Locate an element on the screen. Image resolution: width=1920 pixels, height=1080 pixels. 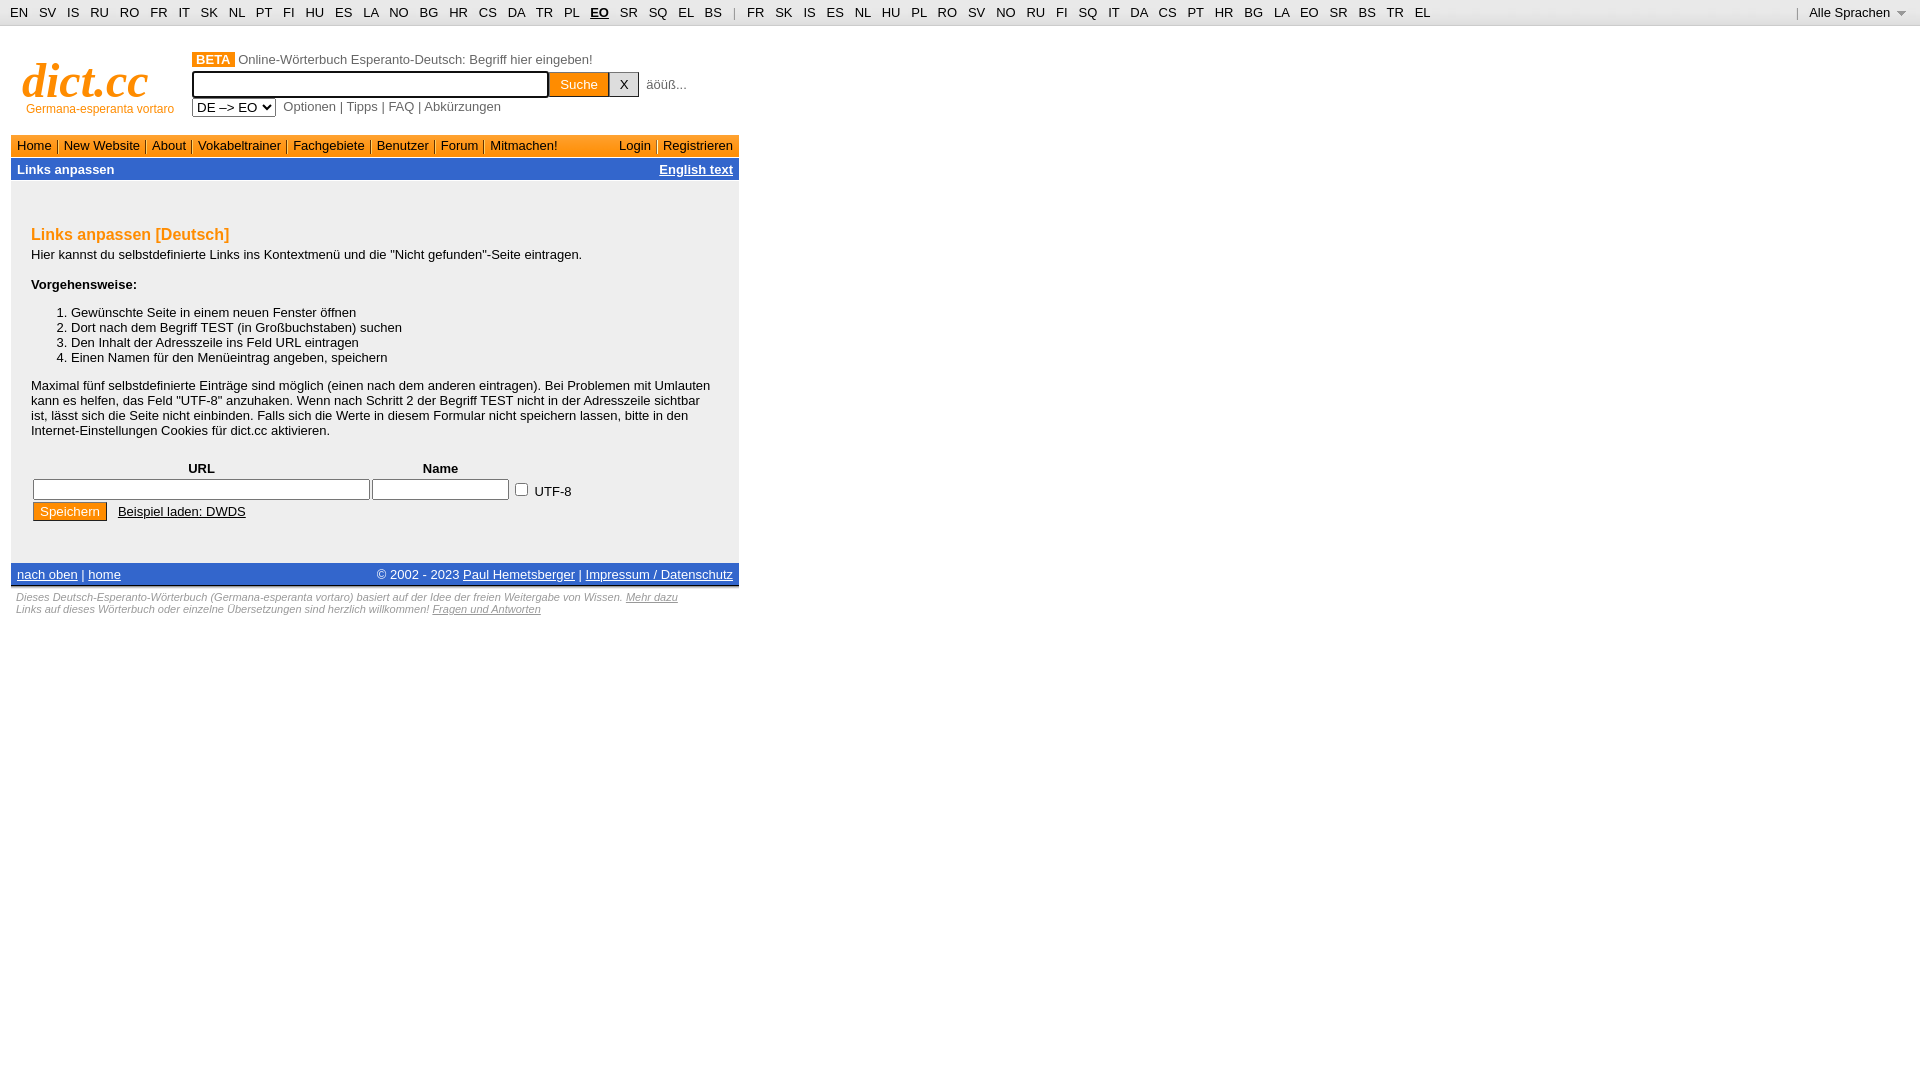
'Alle Sprachen ' is located at coordinates (1809, 12).